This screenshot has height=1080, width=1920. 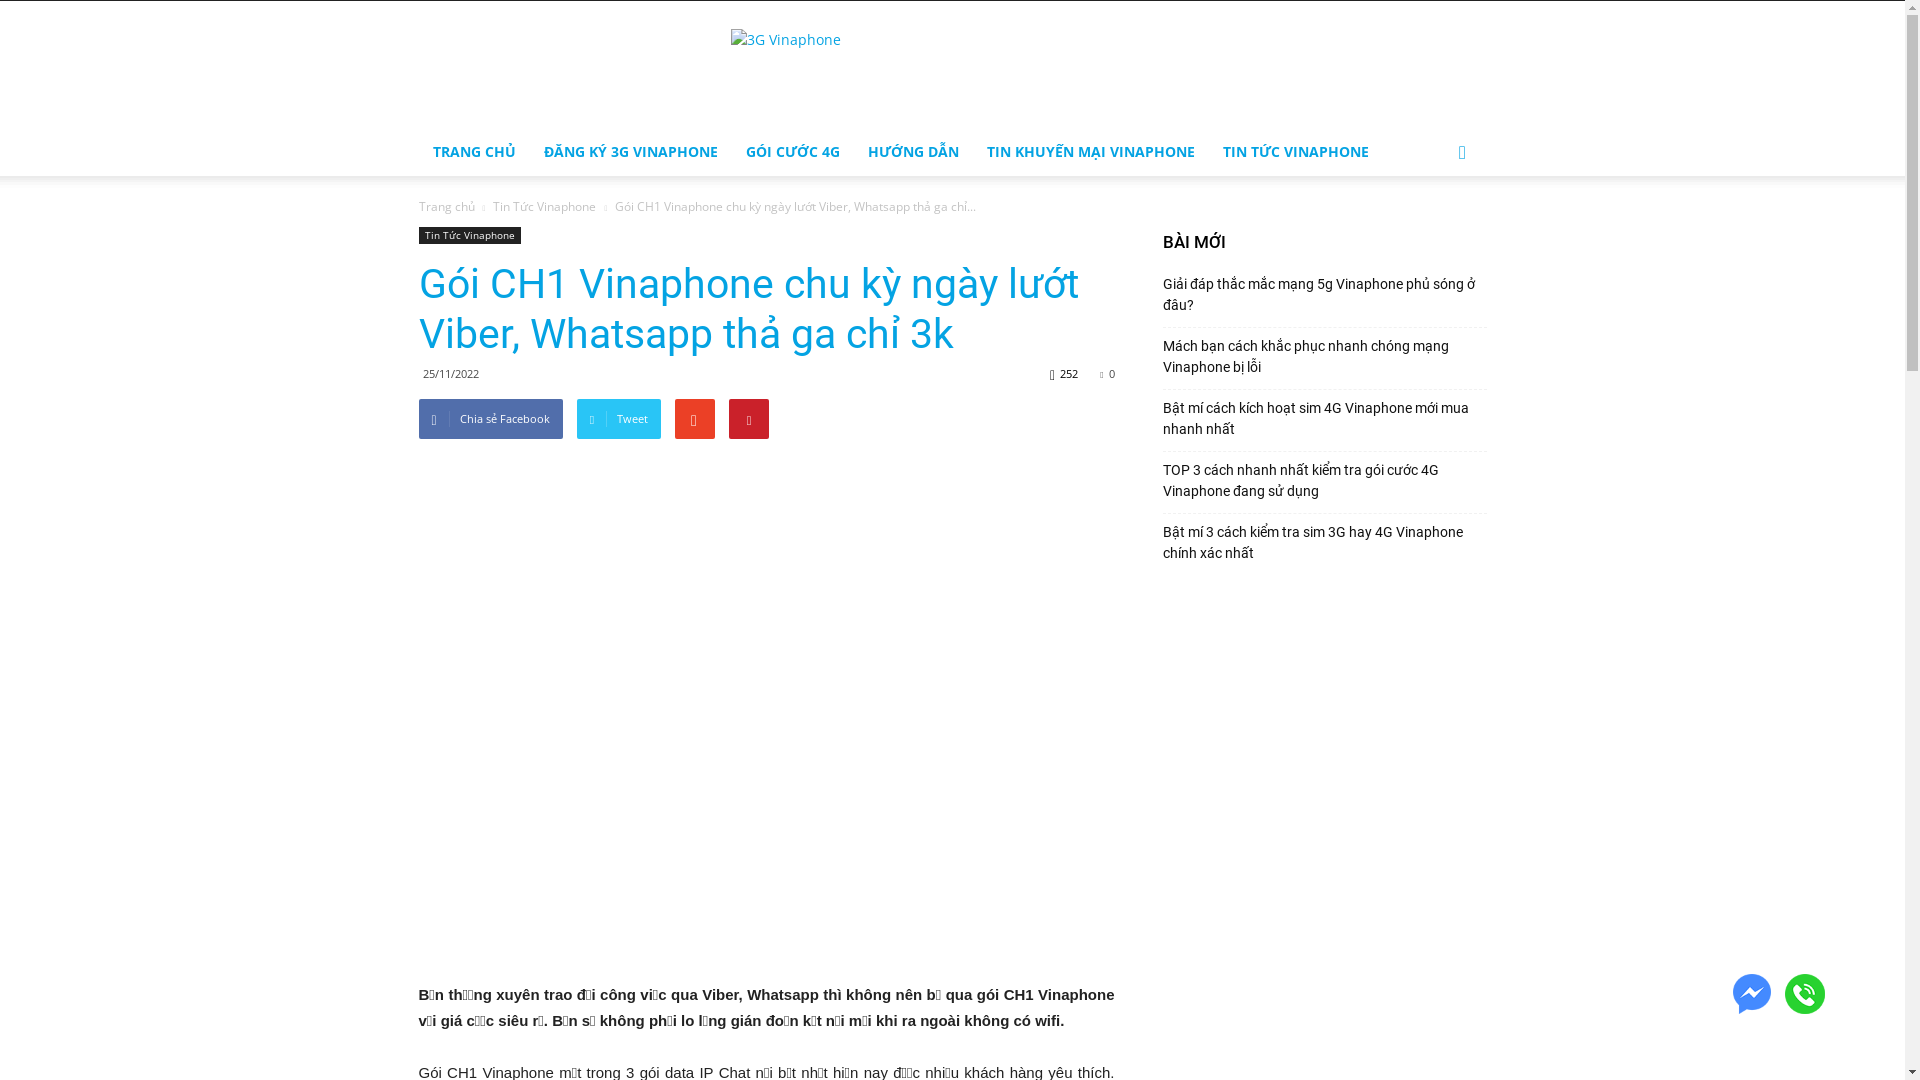 I want to click on '0', so click(x=1106, y=373).